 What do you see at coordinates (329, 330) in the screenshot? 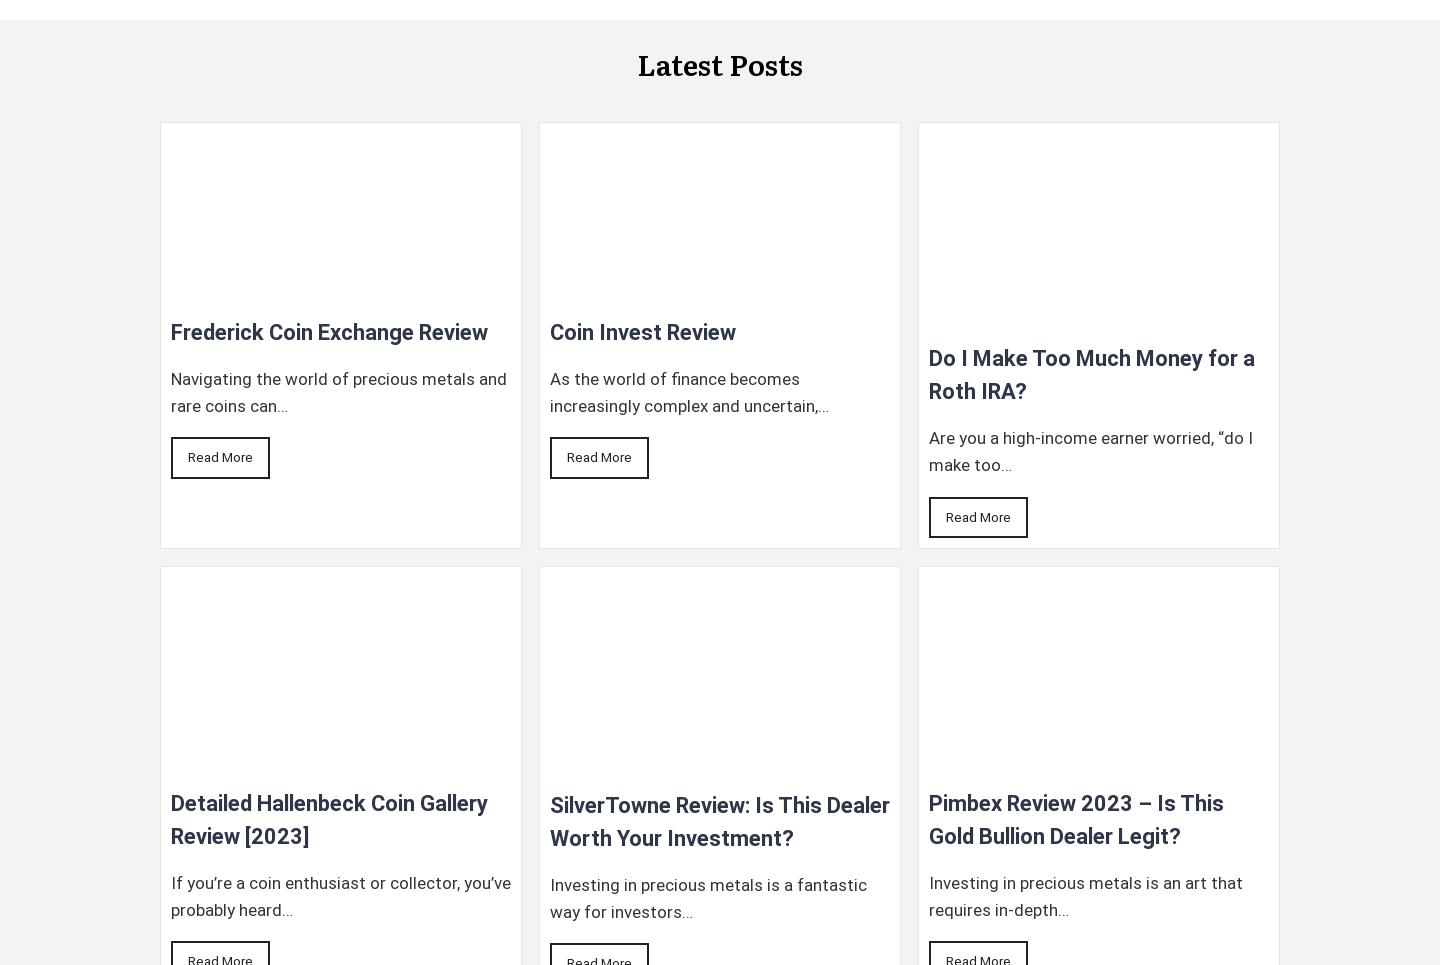
I see `'Frederick Coin Exchange Review'` at bounding box center [329, 330].